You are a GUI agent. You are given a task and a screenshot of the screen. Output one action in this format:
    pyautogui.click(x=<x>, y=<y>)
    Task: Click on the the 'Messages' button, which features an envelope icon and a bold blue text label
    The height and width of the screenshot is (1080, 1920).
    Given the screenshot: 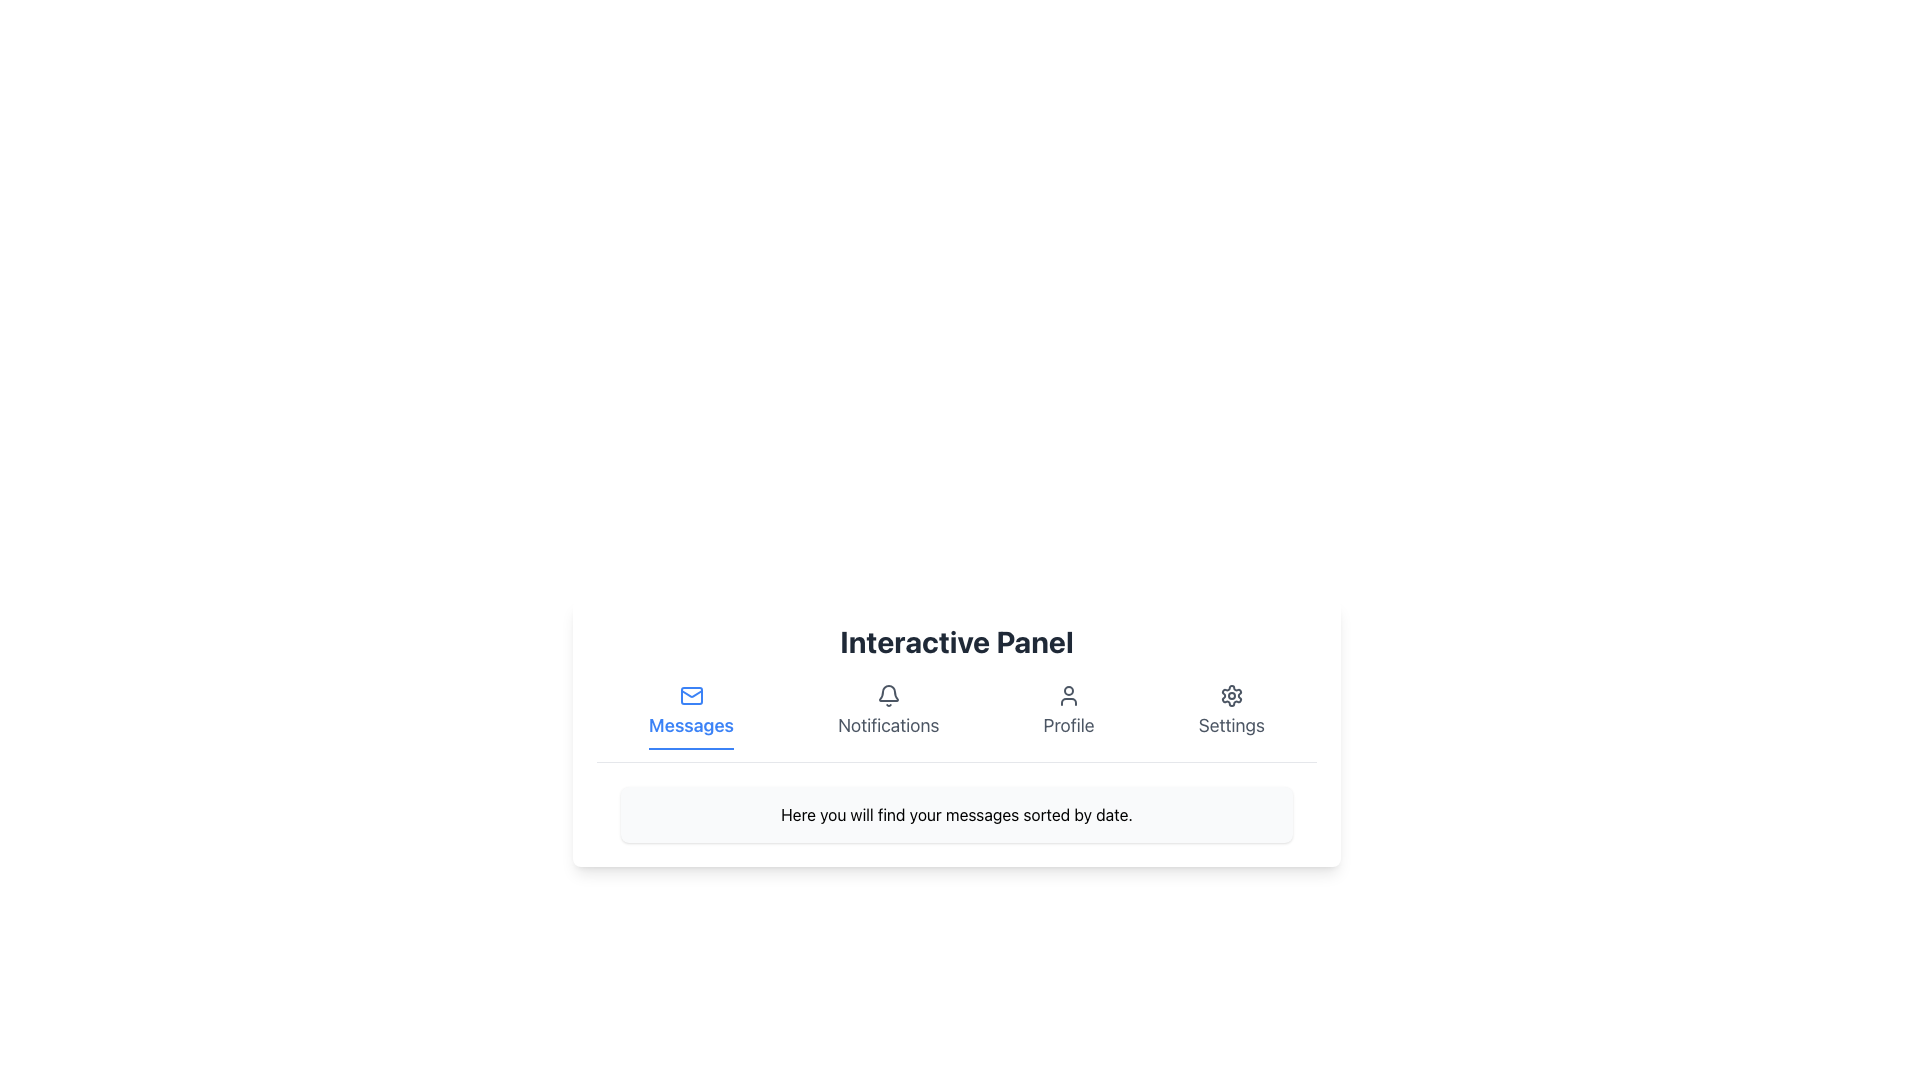 What is the action you would take?
    pyautogui.click(x=691, y=716)
    